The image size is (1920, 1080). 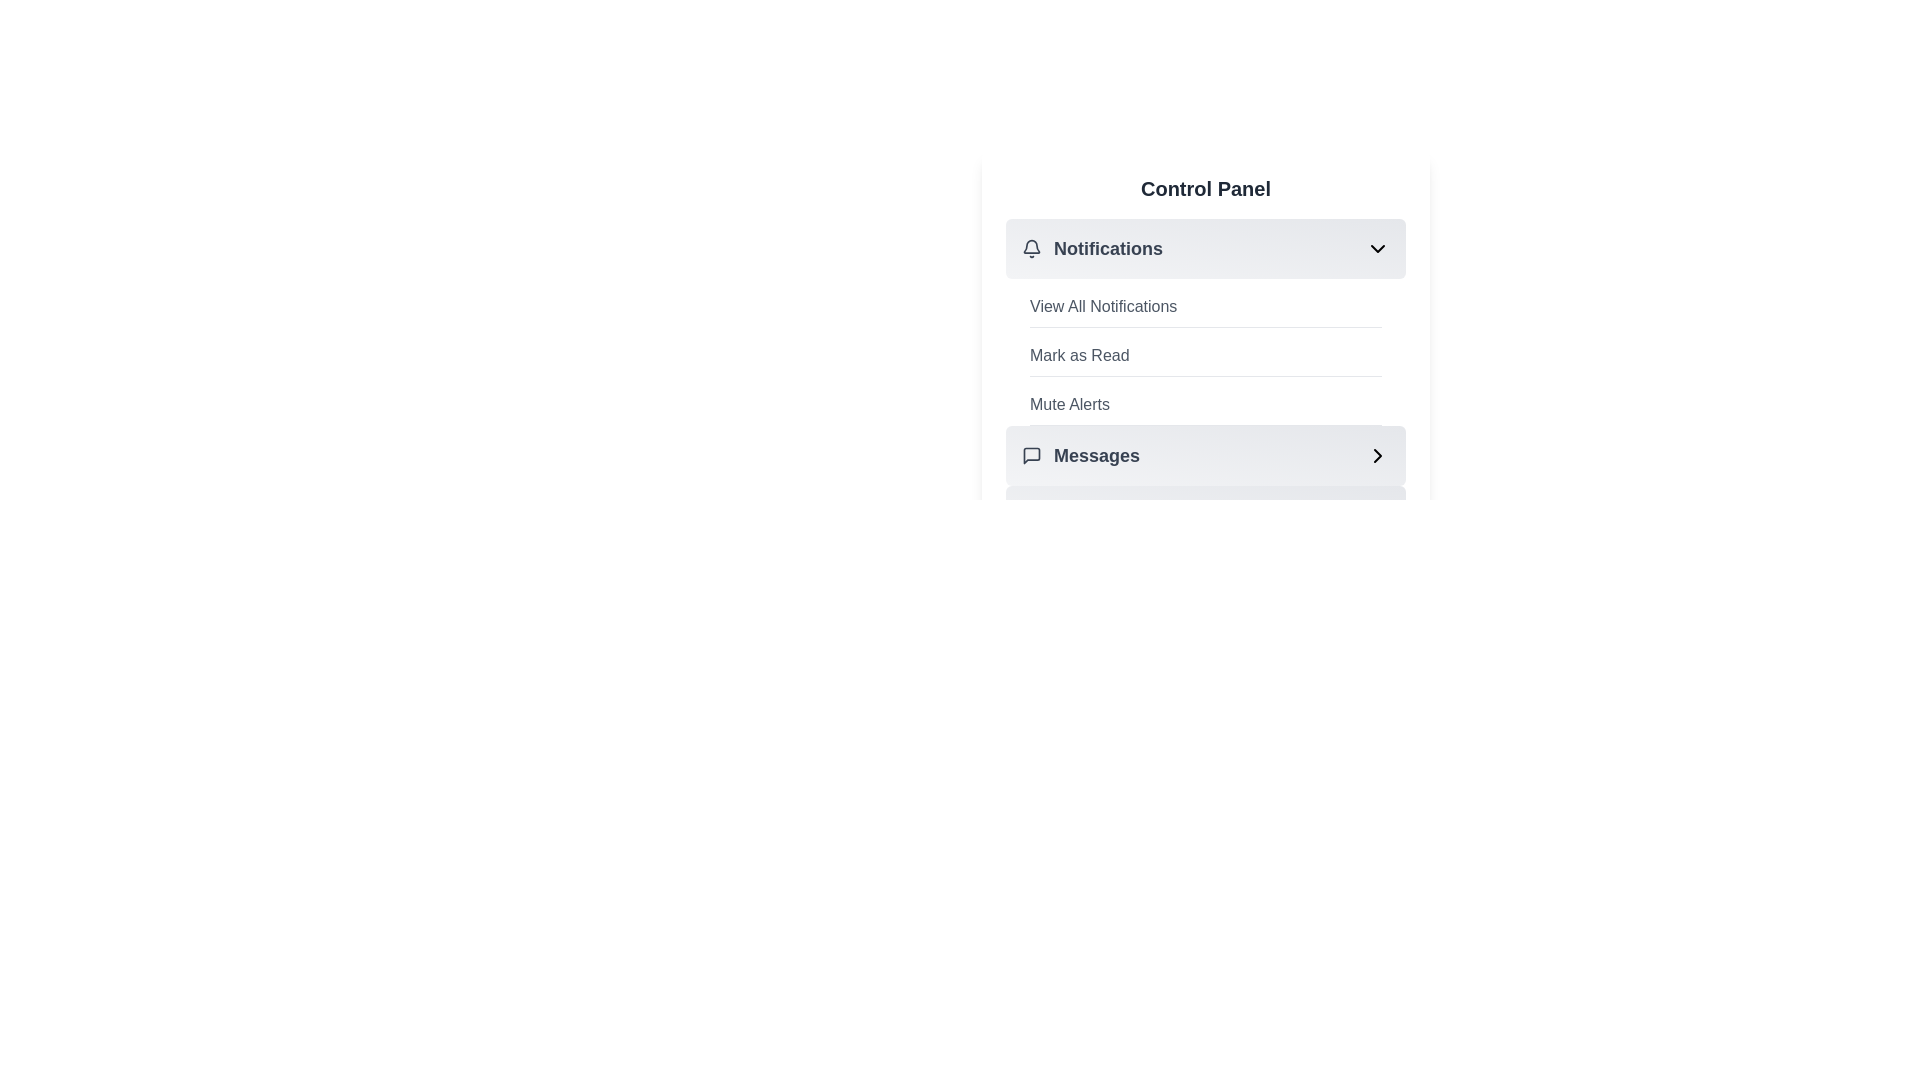 What do you see at coordinates (1078, 354) in the screenshot?
I see `'Mark as Read' label located in the Notifications section, positioned between 'View All Notifications' and 'Mute Alerts'` at bounding box center [1078, 354].